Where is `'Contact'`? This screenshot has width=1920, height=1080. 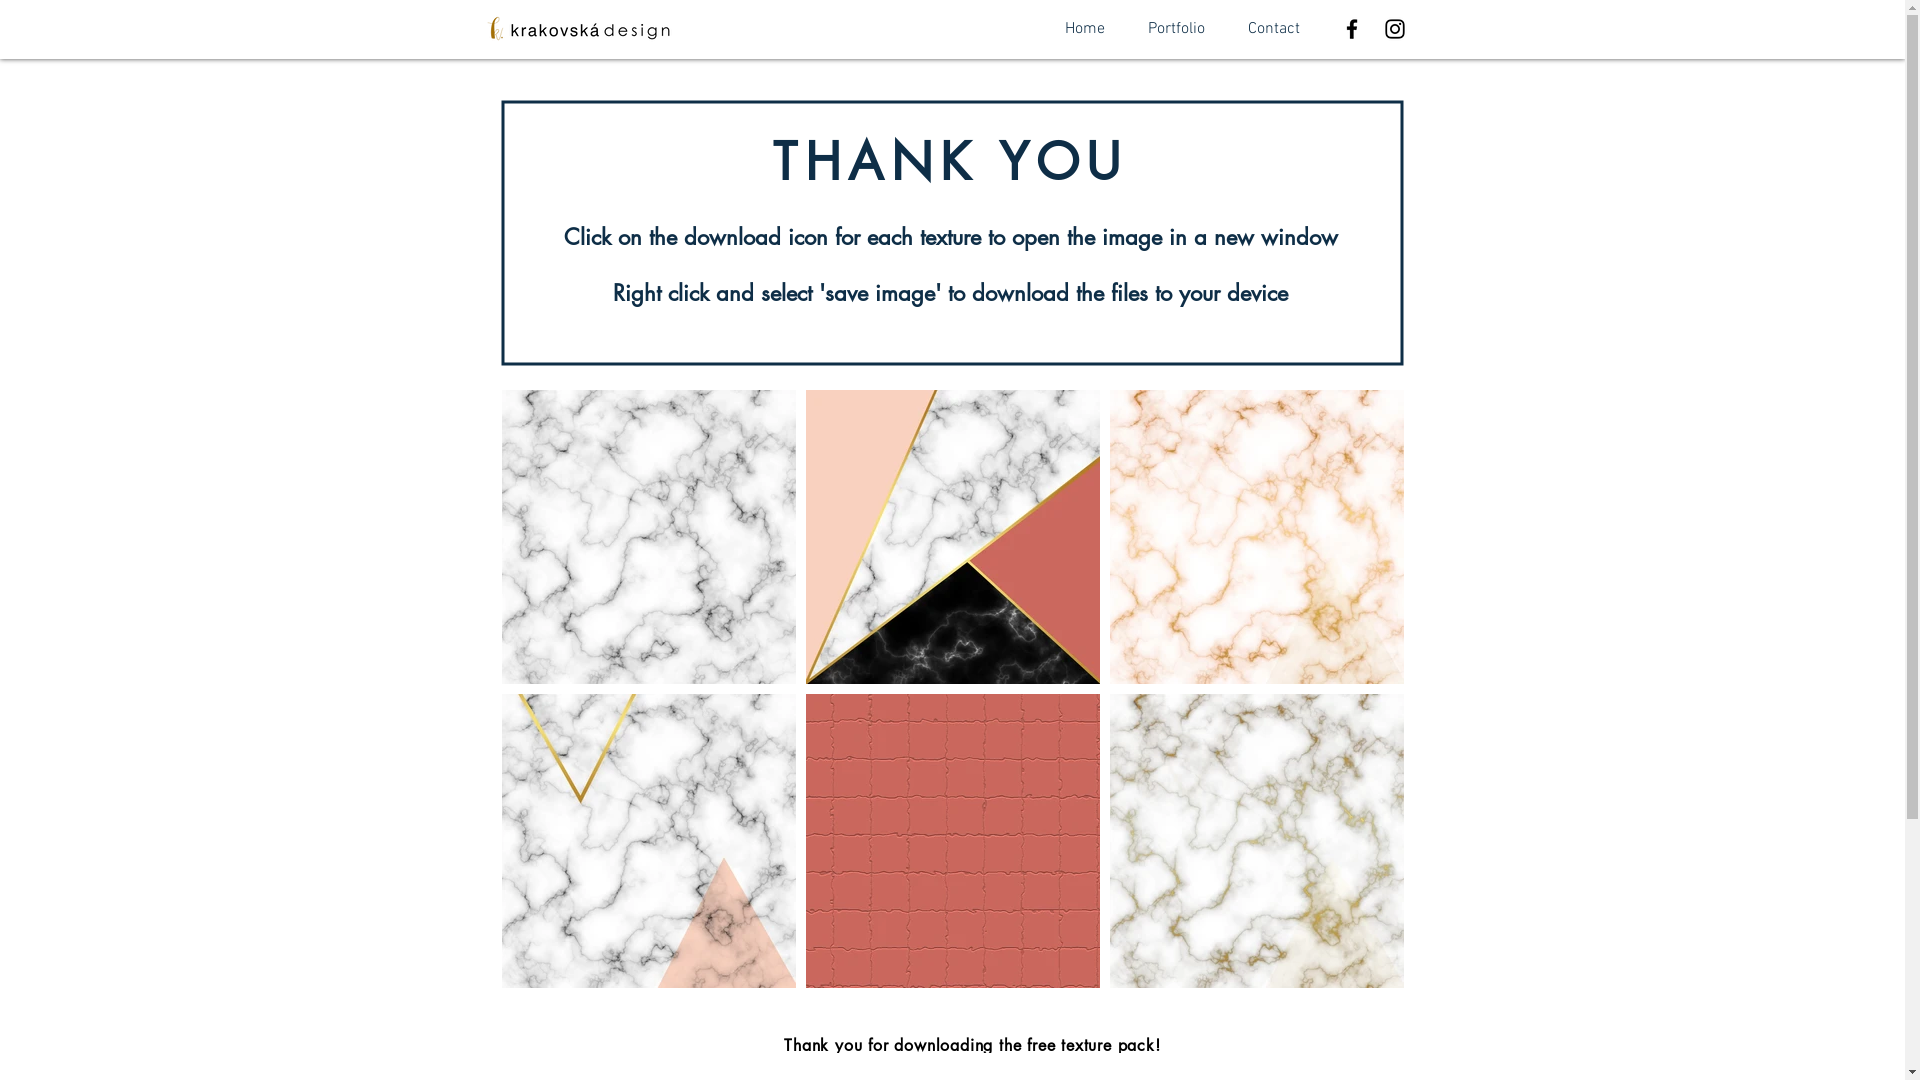 'Contact' is located at coordinates (1272, 29).